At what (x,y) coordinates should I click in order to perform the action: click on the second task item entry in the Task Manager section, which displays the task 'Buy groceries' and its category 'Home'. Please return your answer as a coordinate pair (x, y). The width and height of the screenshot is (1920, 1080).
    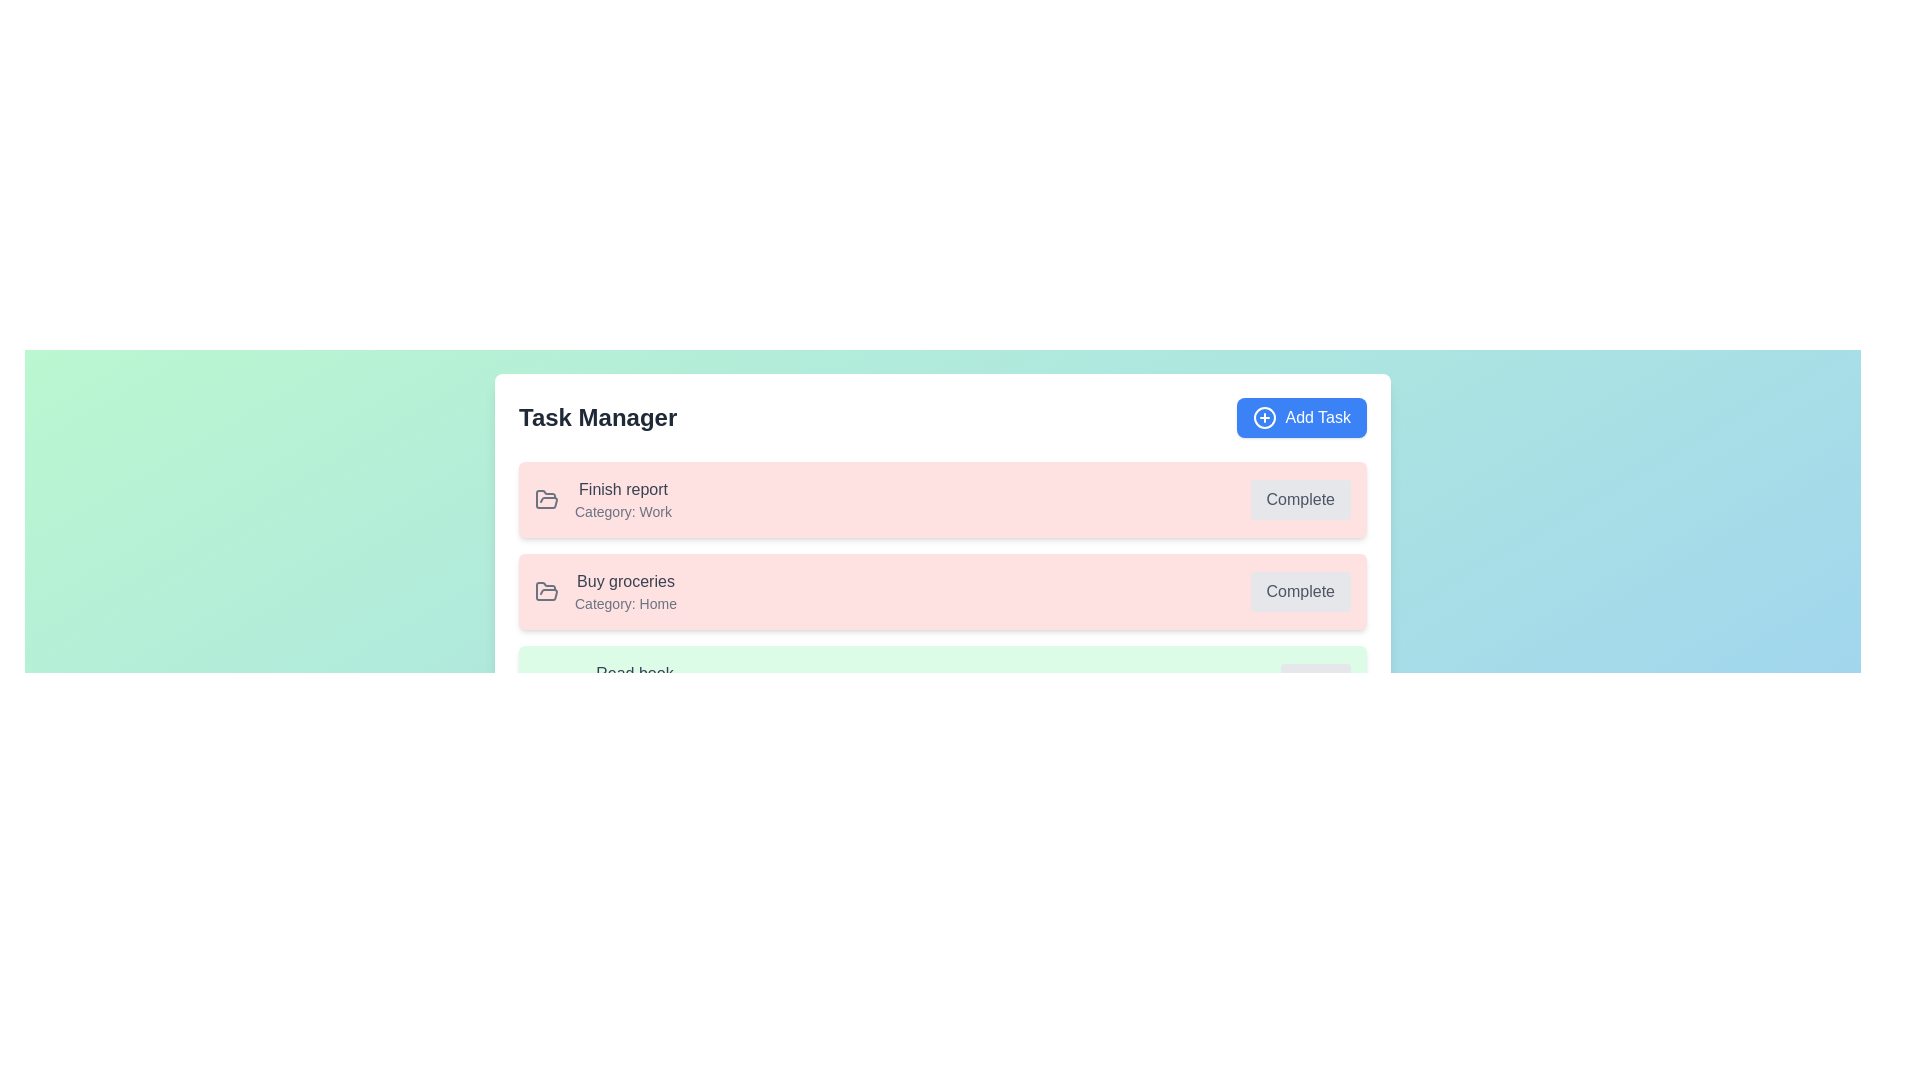
    Looking at the image, I should click on (941, 590).